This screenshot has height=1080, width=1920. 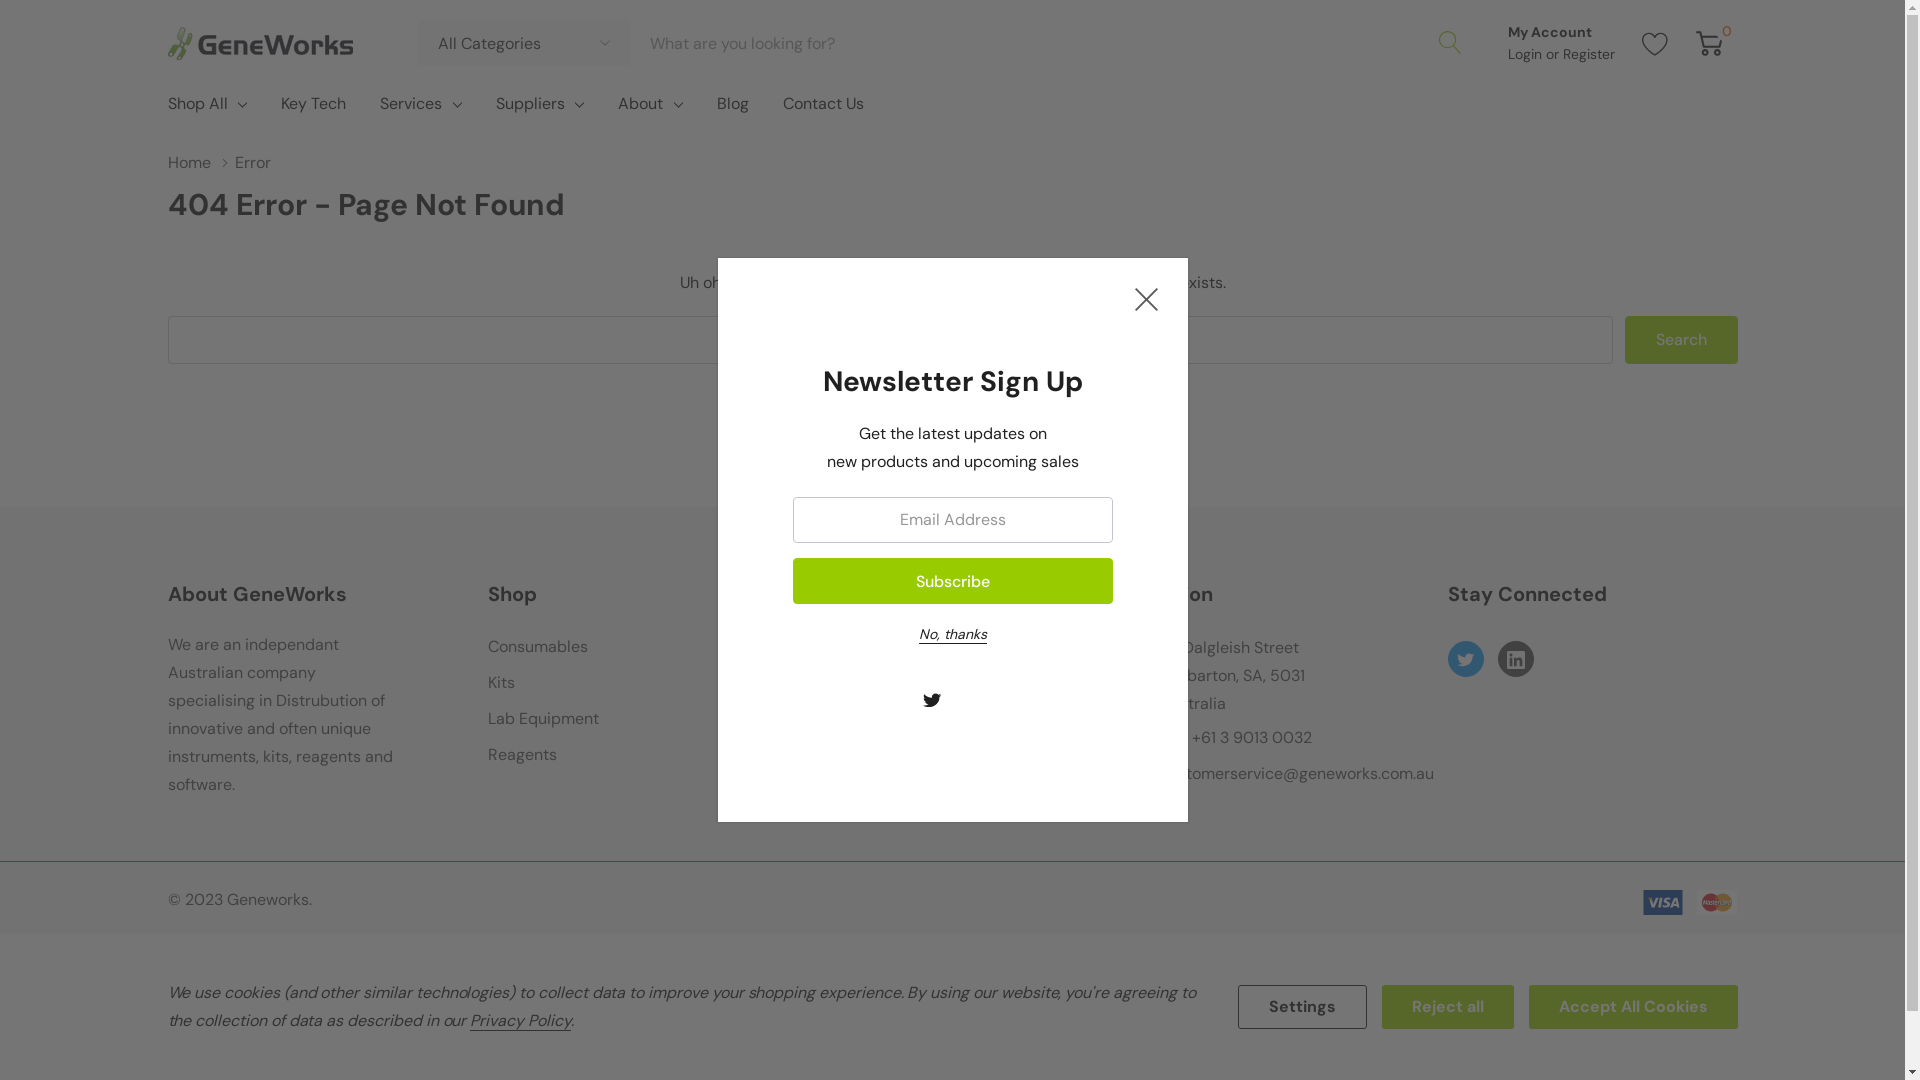 What do you see at coordinates (537, 647) in the screenshot?
I see `'Consumables'` at bounding box center [537, 647].